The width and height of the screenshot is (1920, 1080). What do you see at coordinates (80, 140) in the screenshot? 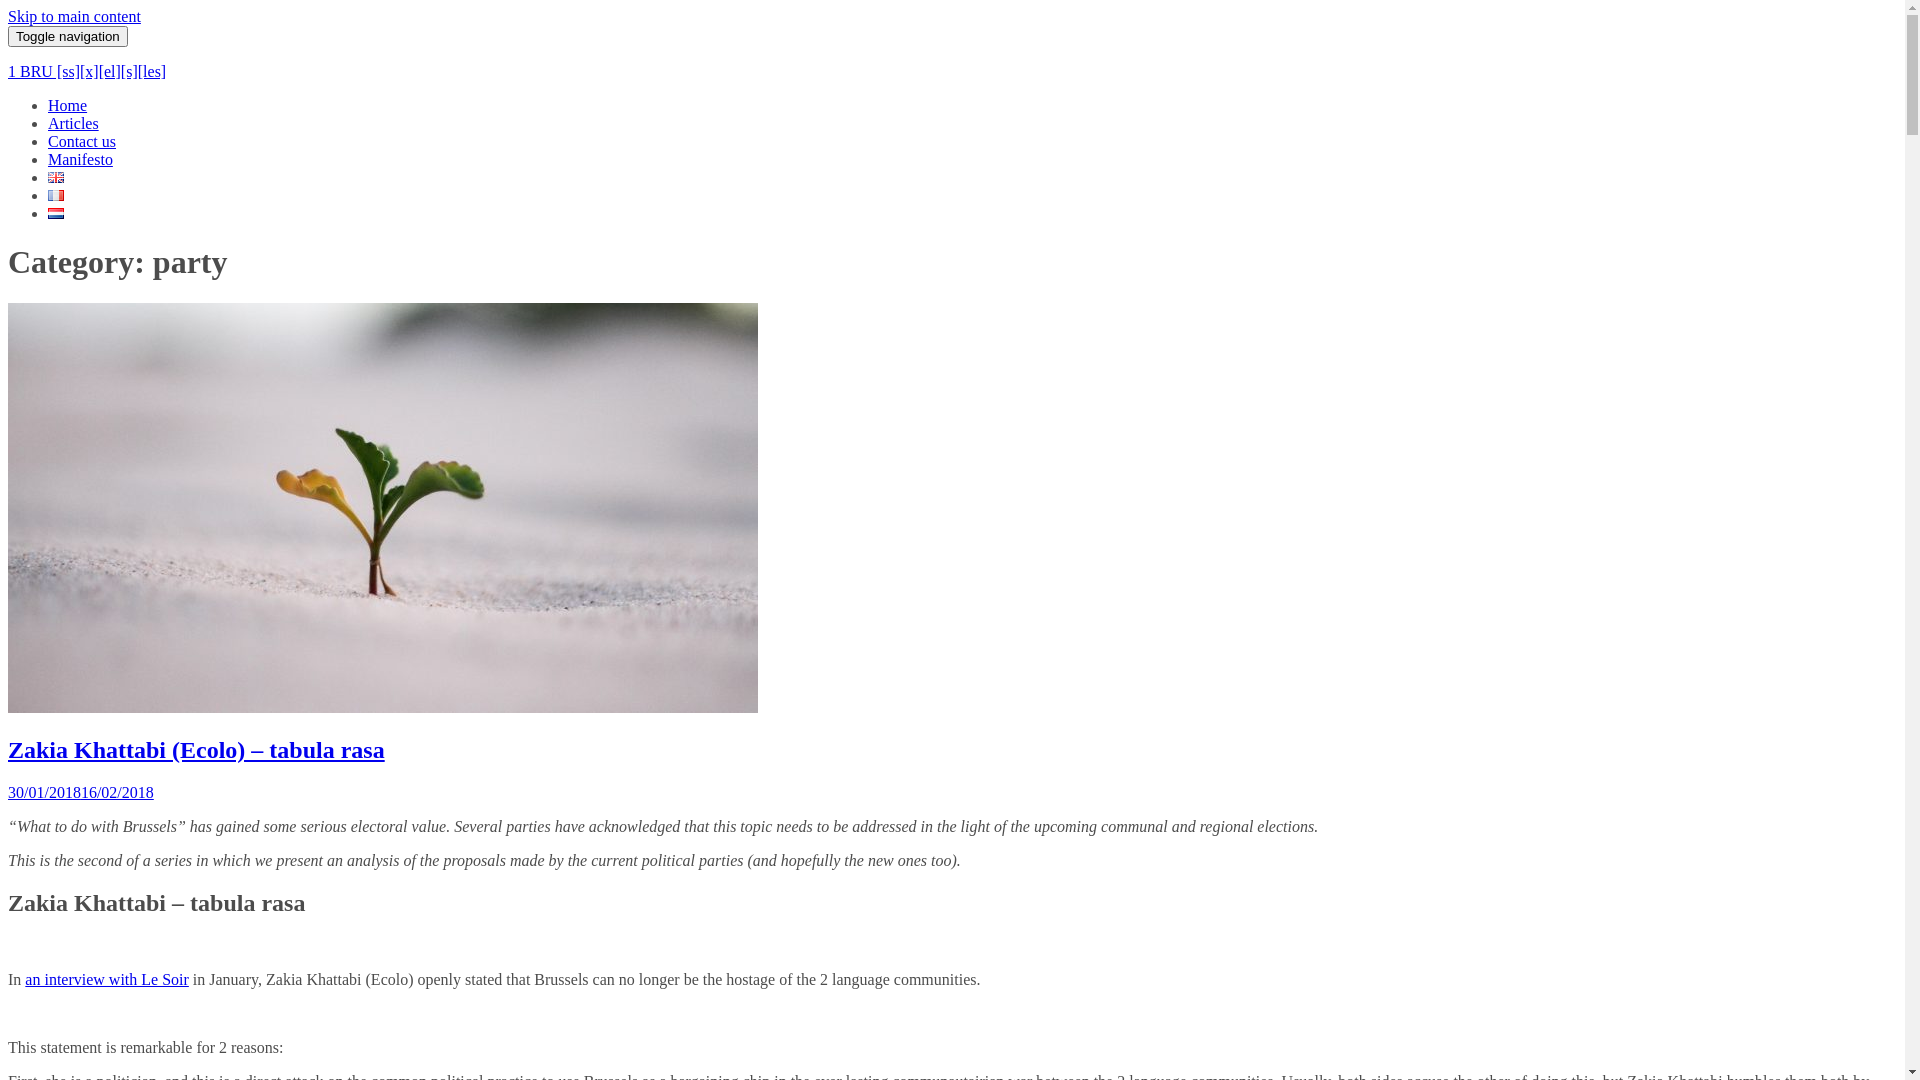
I see `'Contact us'` at bounding box center [80, 140].